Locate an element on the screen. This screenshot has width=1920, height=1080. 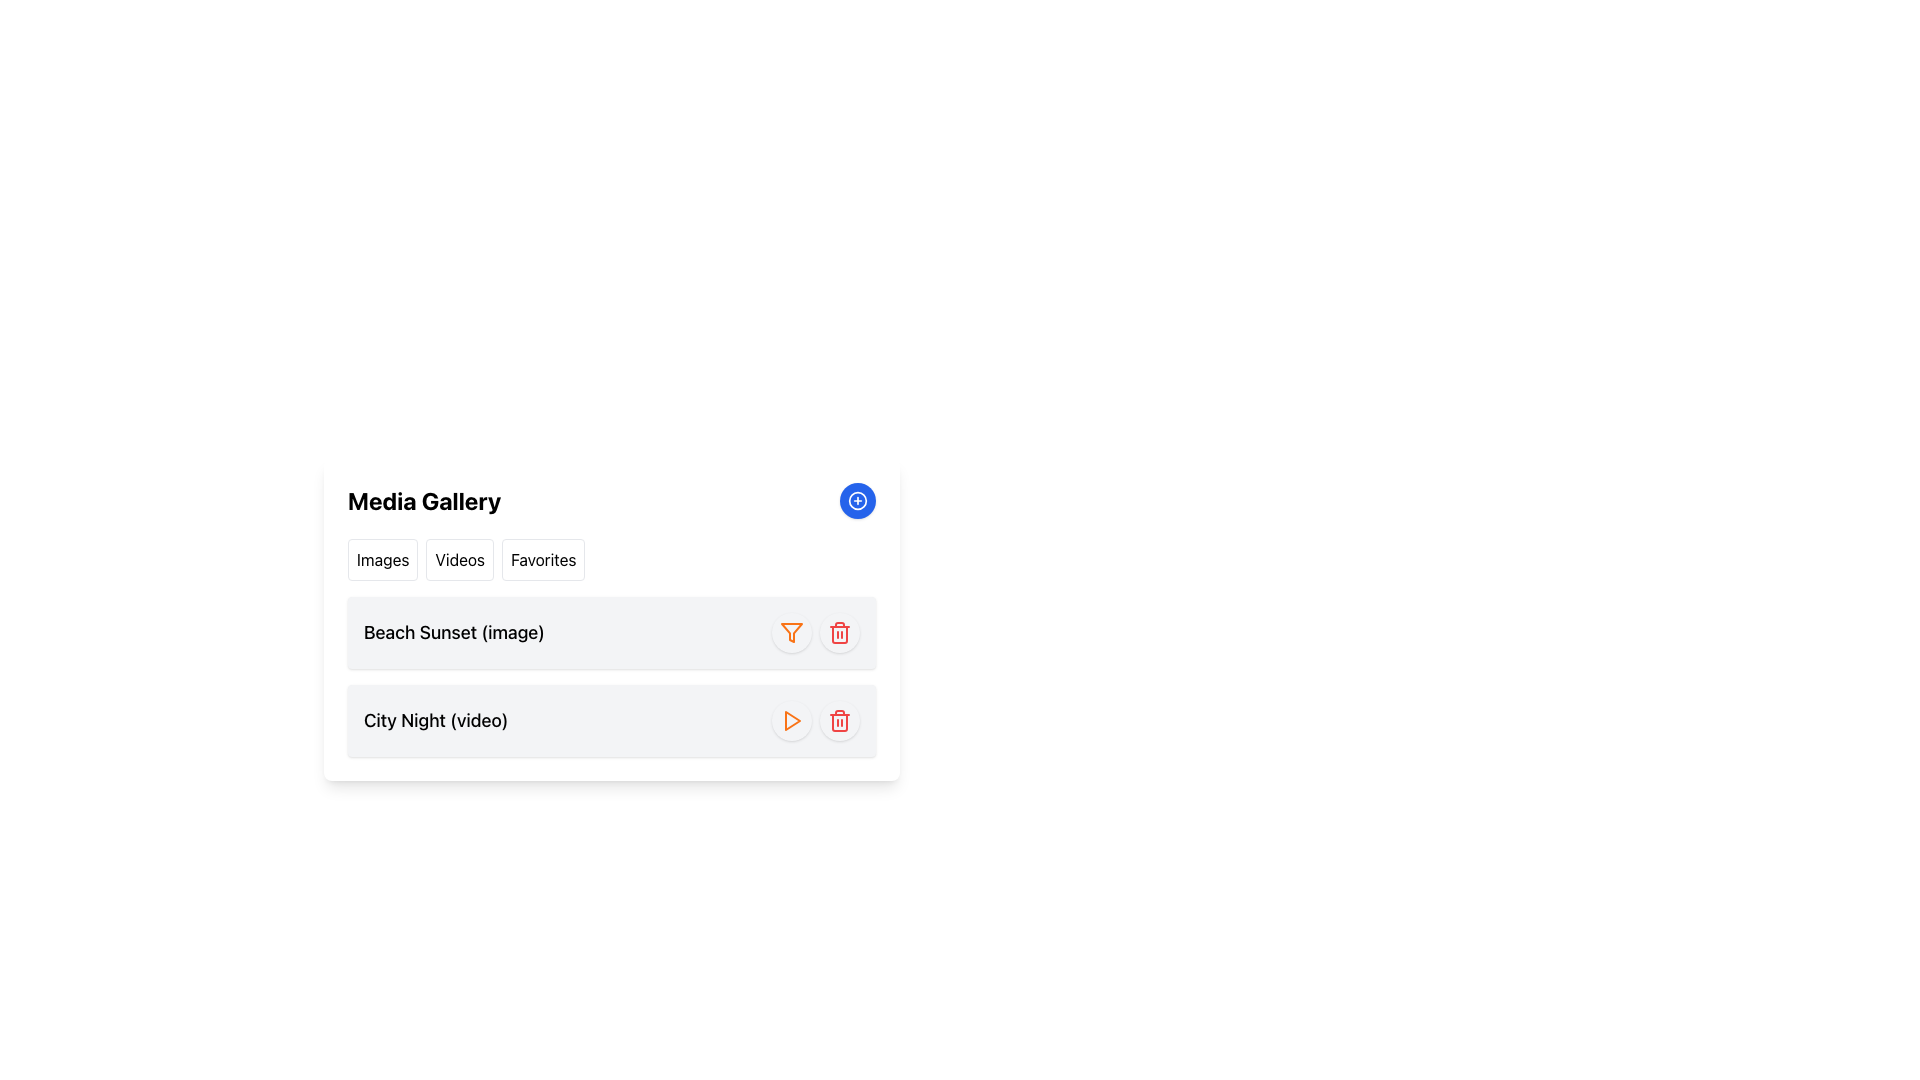
the 'Add New Item' button located at the top-right of the 'Media Gallery' section is located at coordinates (858, 500).